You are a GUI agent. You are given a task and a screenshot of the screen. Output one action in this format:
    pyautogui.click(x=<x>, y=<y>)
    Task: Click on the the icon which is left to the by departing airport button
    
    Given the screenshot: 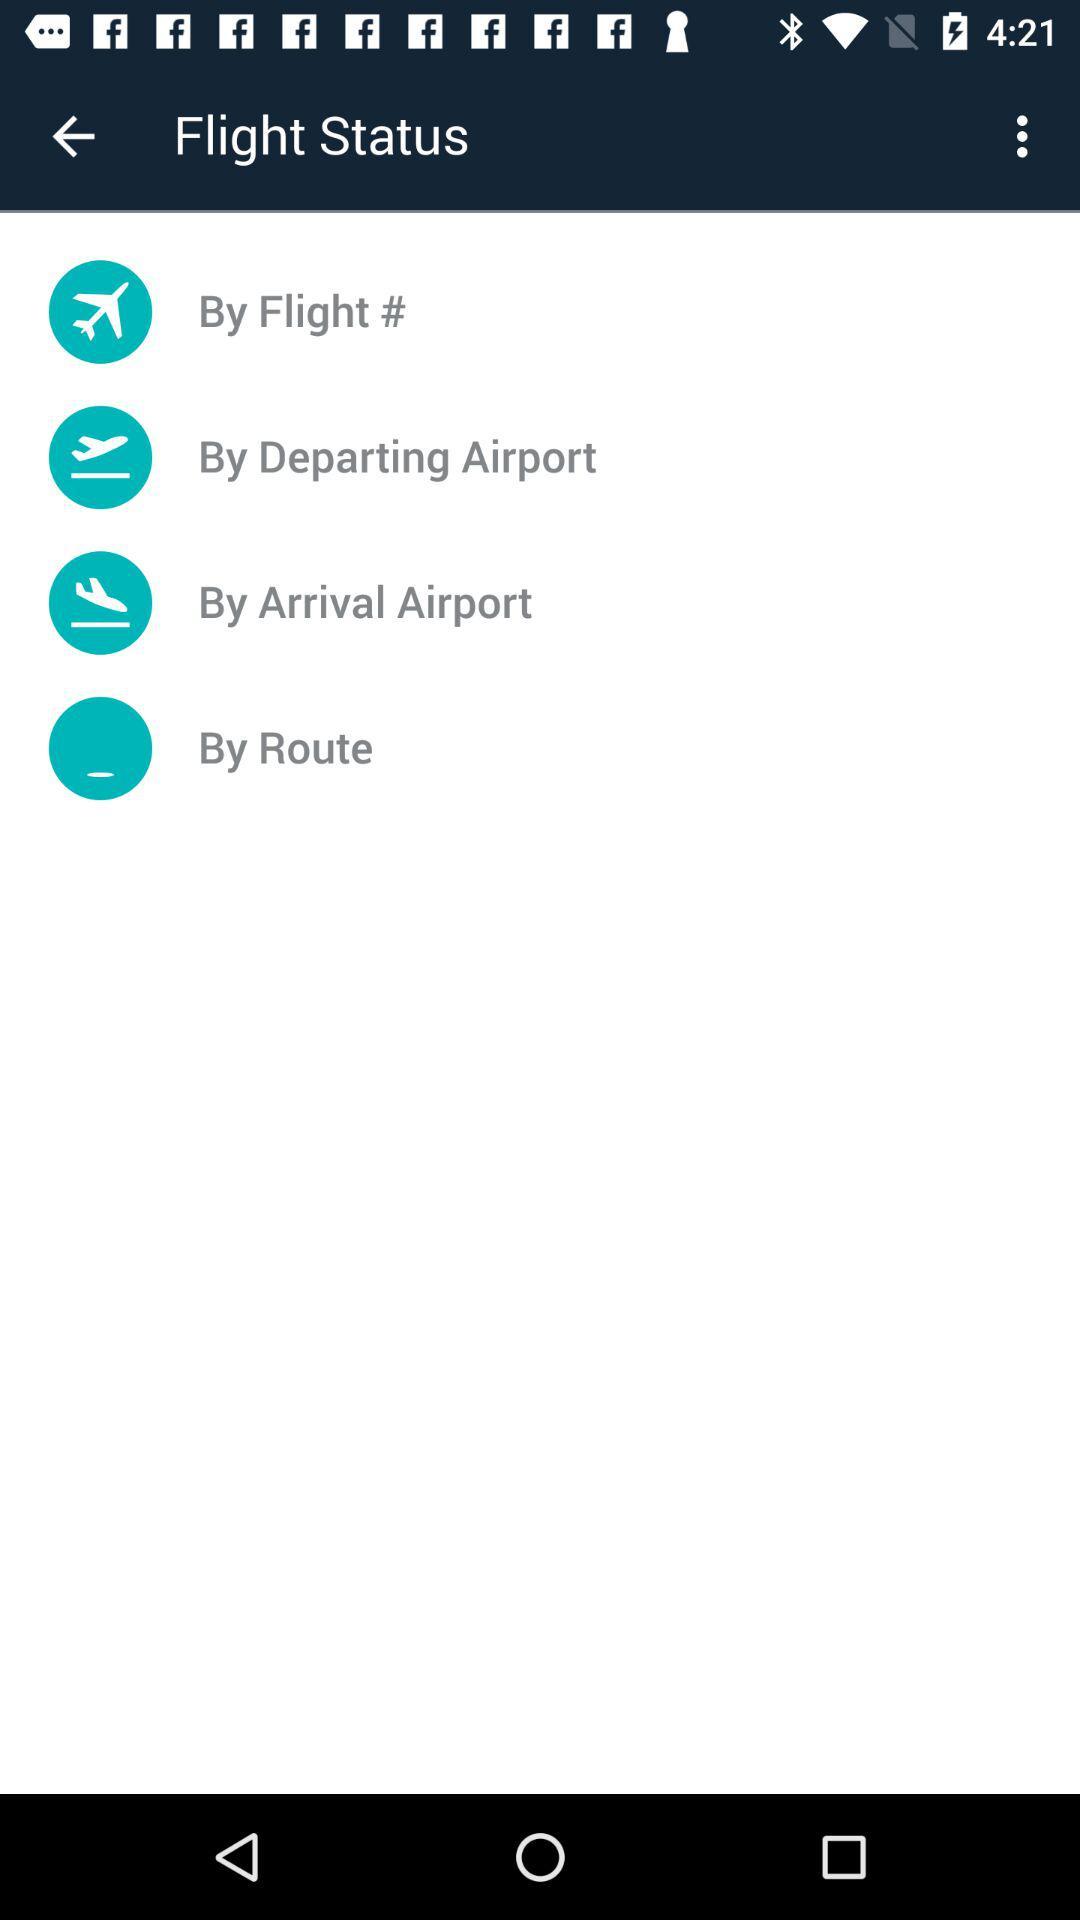 What is the action you would take?
    pyautogui.click(x=100, y=456)
    